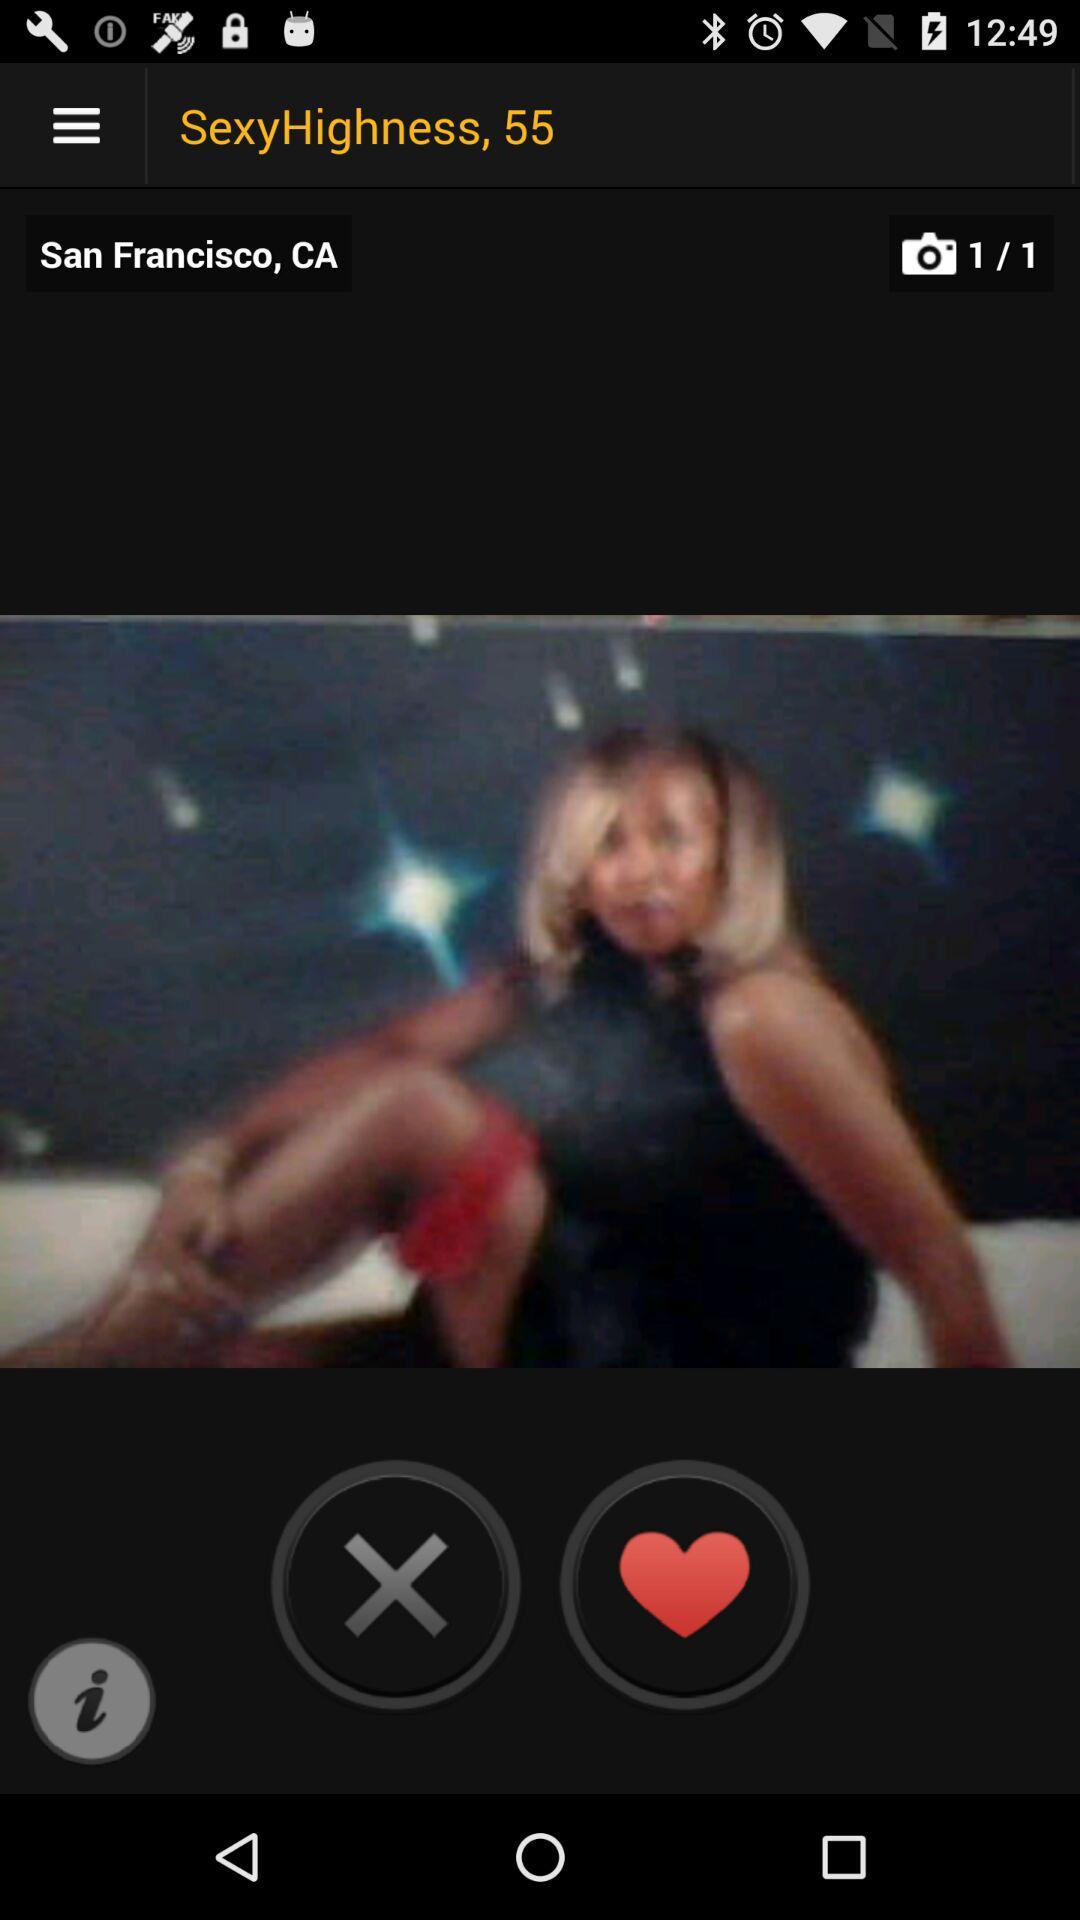  Describe the element at coordinates (91, 1701) in the screenshot. I see `more information` at that location.